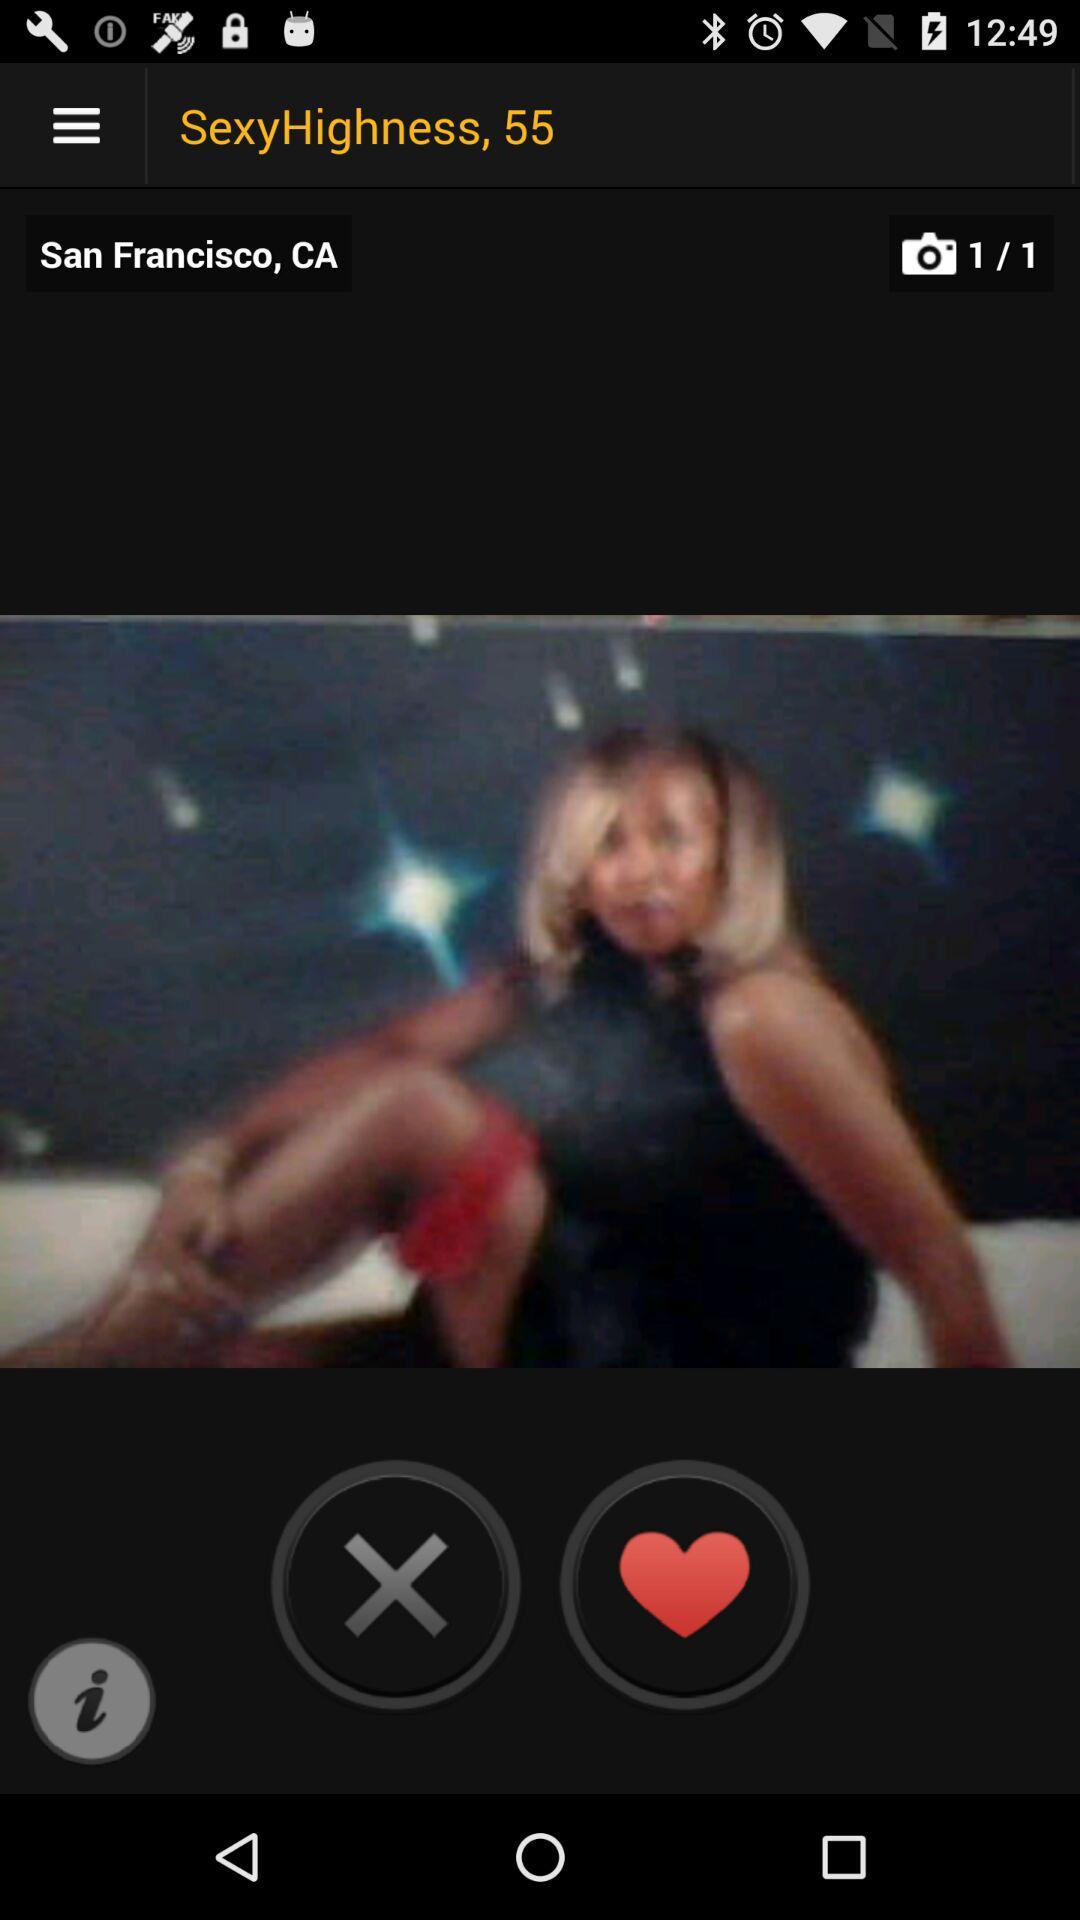  Describe the element at coordinates (91, 1701) in the screenshot. I see `more information` at that location.